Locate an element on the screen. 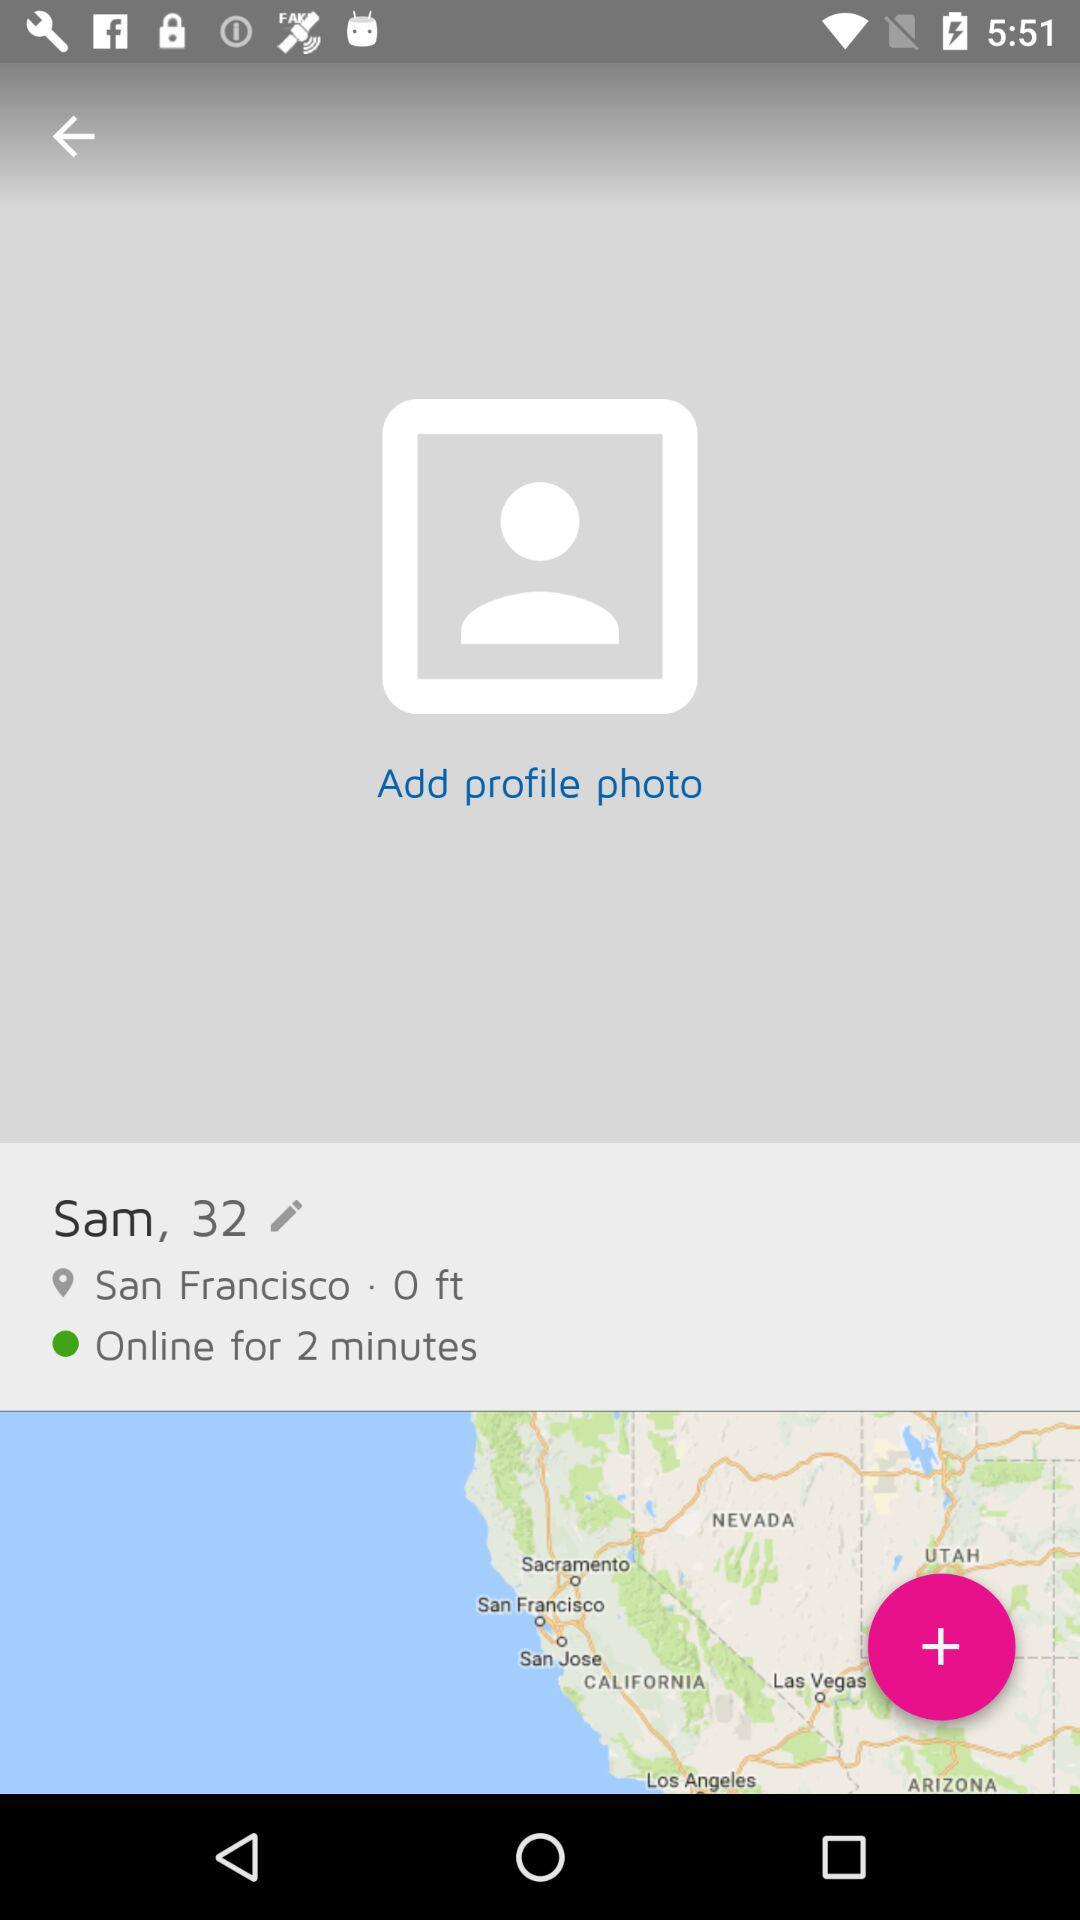 Image resolution: width=1080 pixels, height=1920 pixels. the item to the right of sam item is located at coordinates (227, 1215).